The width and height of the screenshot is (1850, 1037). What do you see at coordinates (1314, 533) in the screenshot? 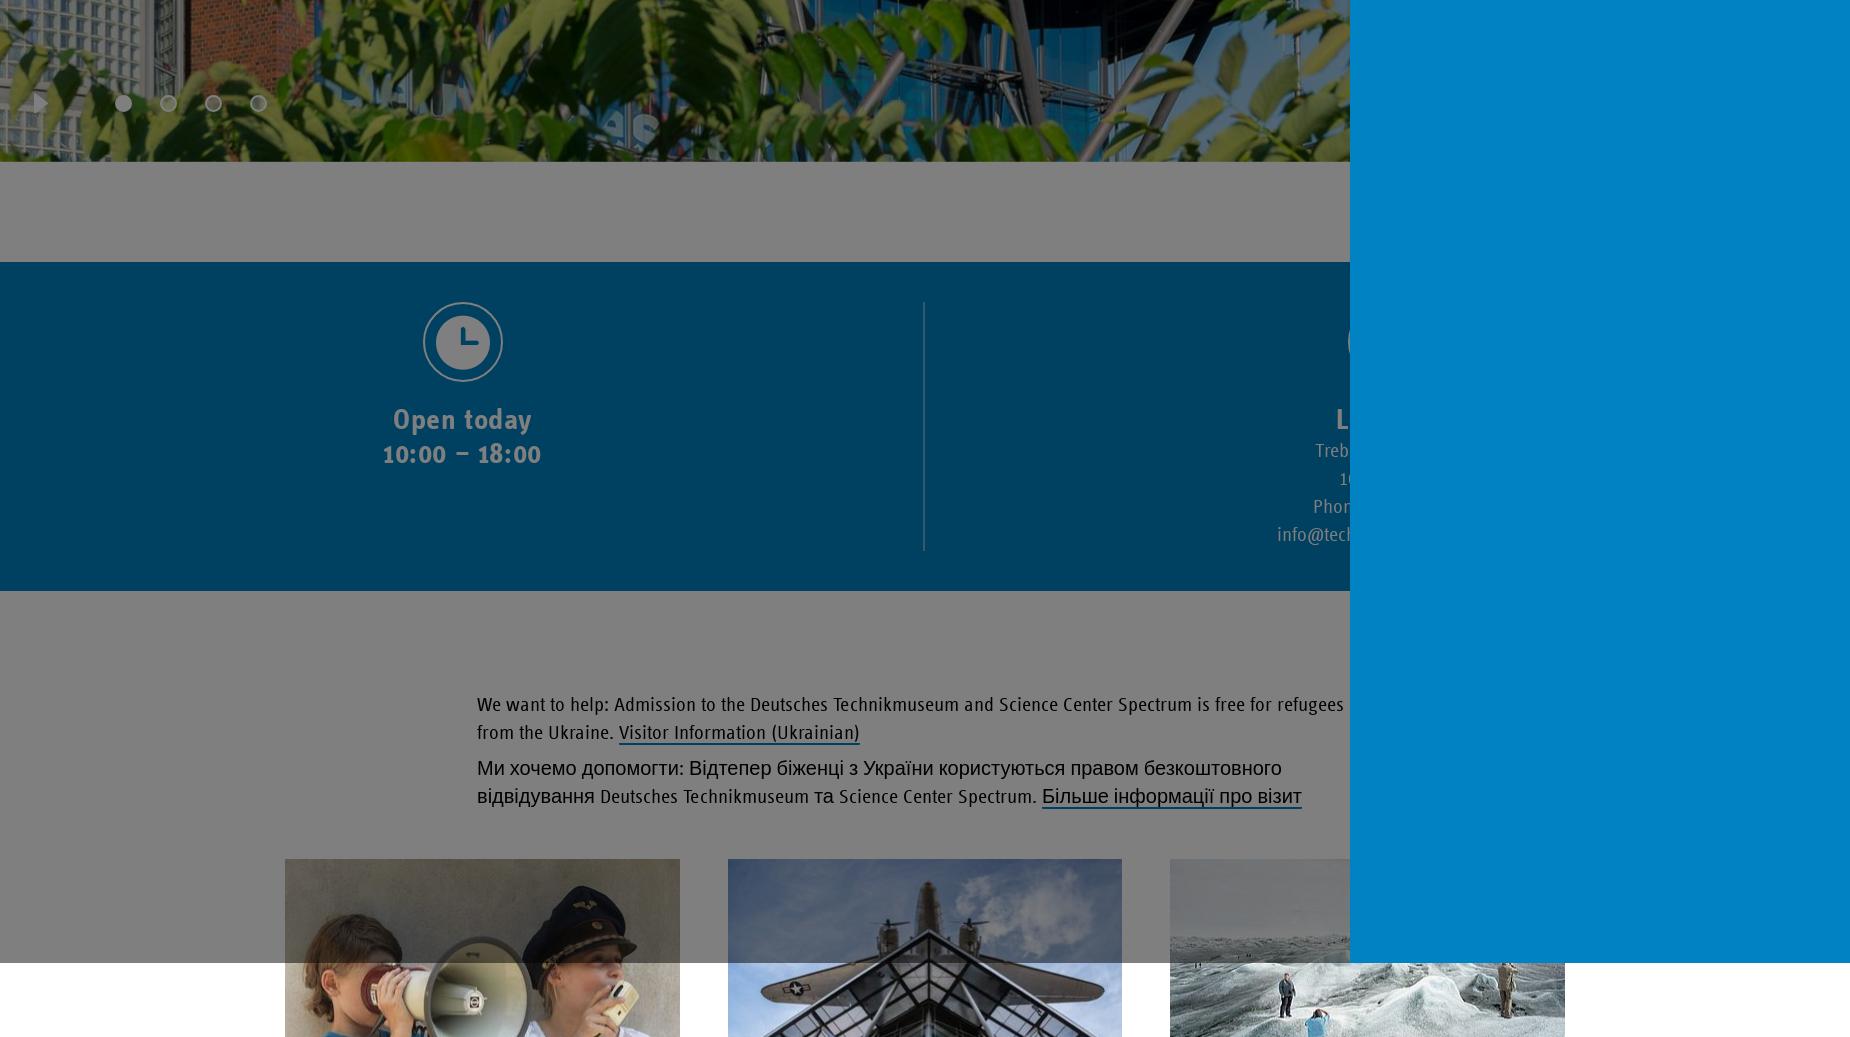
I see `'@'` at bounding box center [1314, 533].